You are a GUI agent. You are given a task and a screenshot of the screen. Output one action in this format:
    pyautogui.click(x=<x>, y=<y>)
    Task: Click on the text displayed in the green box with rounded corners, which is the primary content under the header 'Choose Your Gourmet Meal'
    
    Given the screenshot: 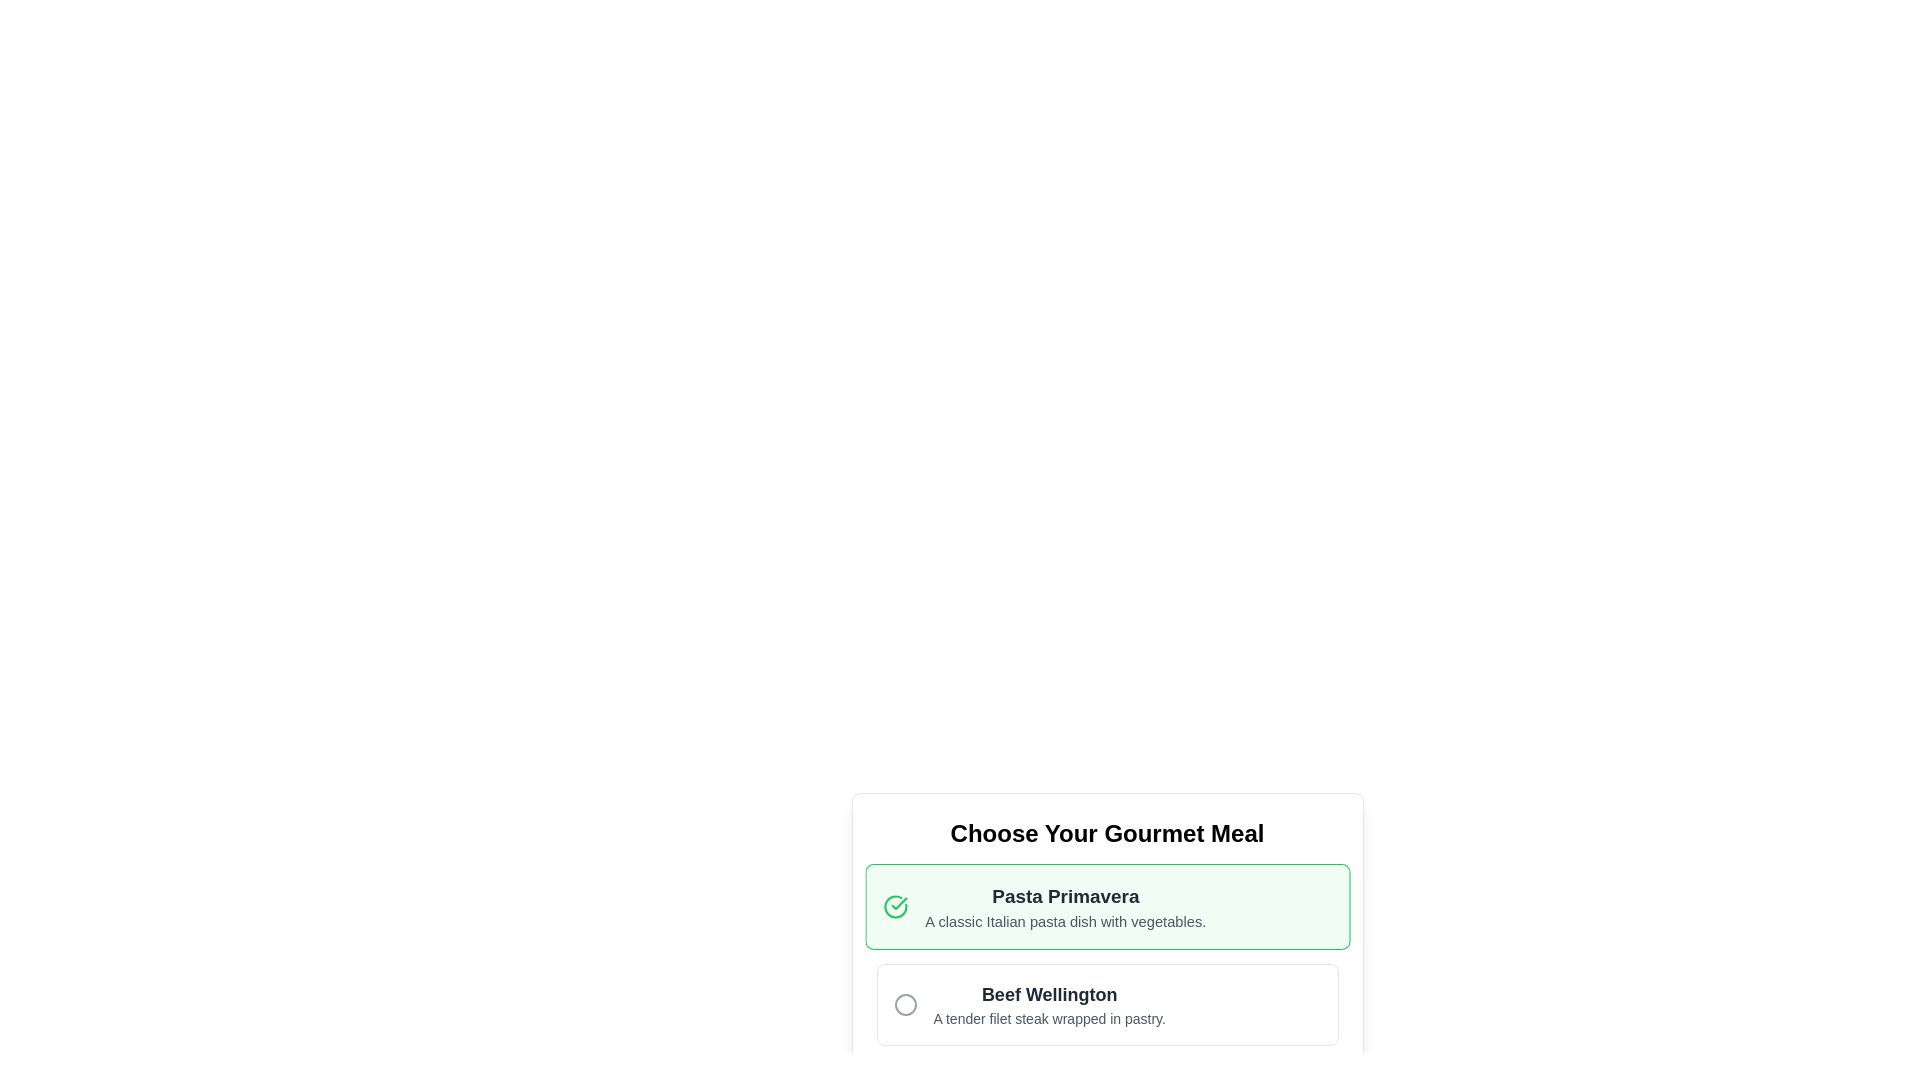 What is the action you would take?
    pyautogui.click(x=1064, y=906)
    